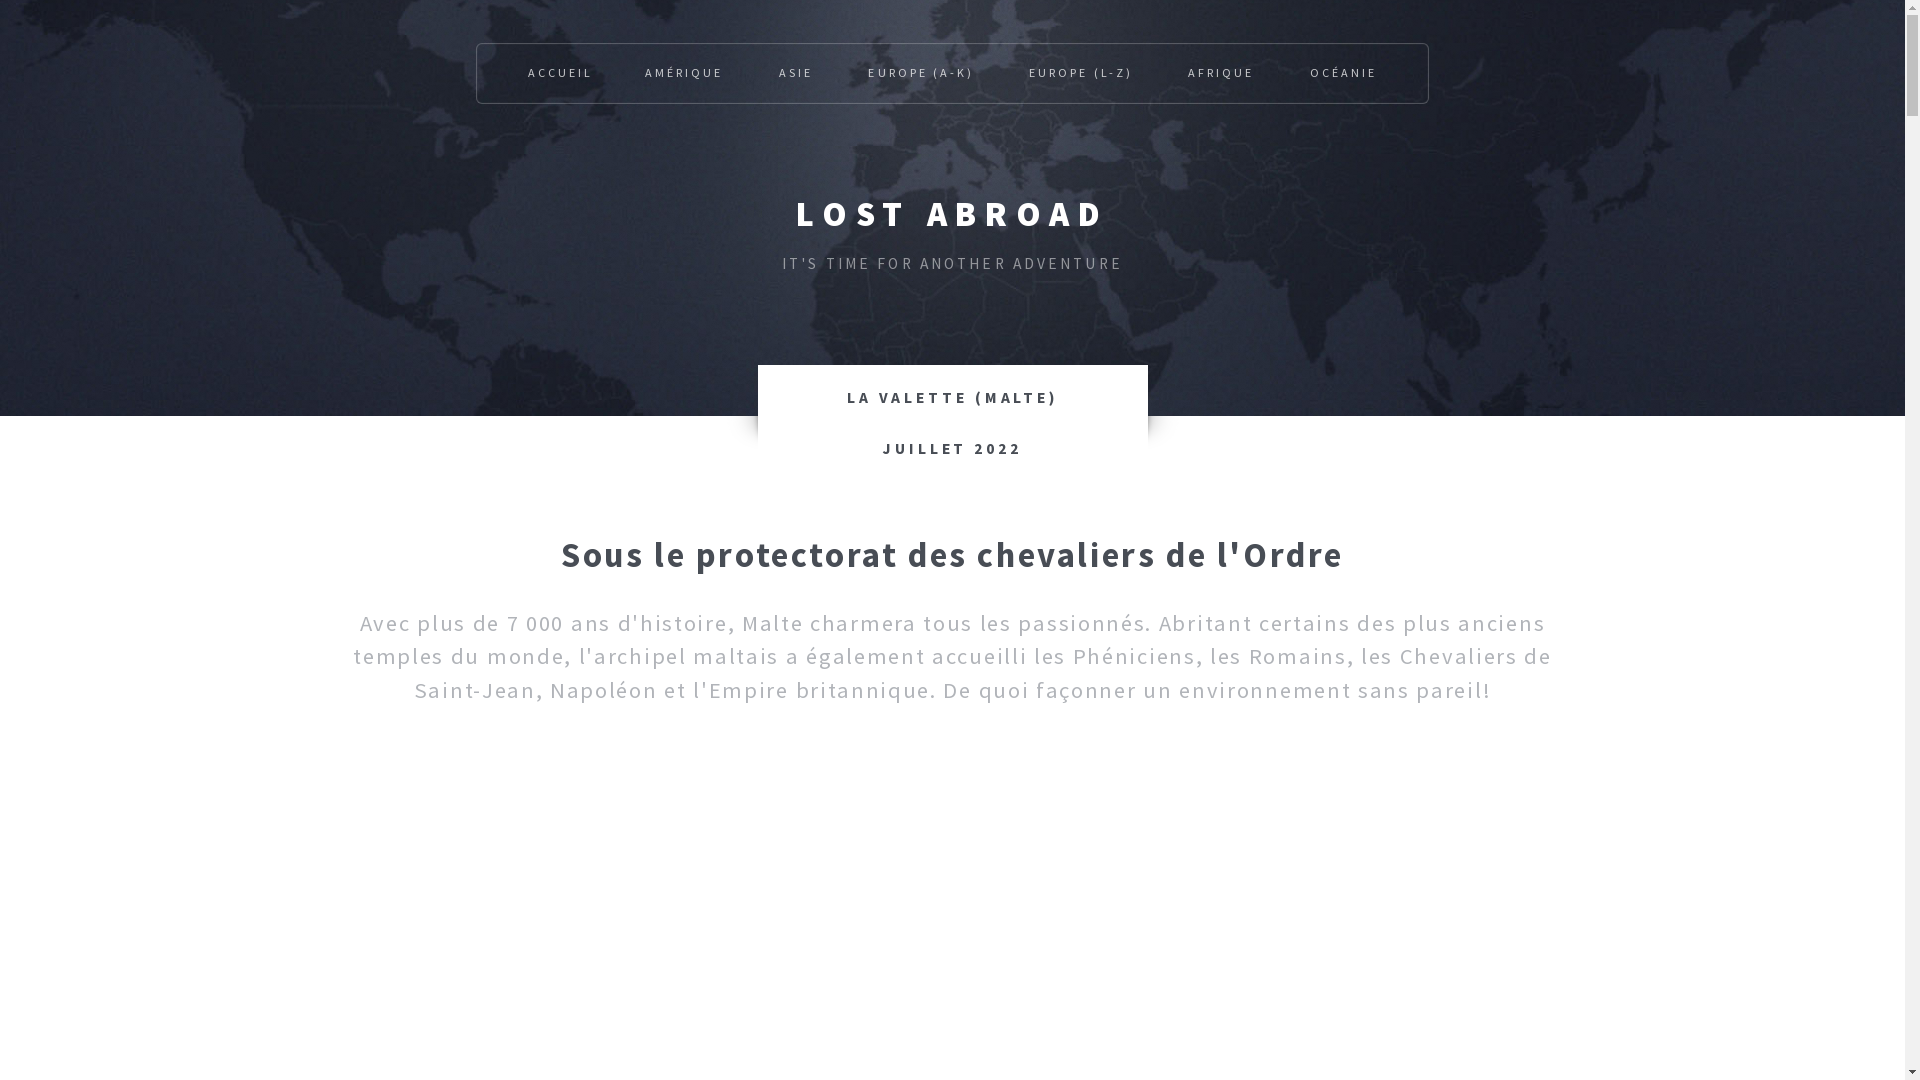  I want to click on 'AFRIQUE', so click(1219, 72).